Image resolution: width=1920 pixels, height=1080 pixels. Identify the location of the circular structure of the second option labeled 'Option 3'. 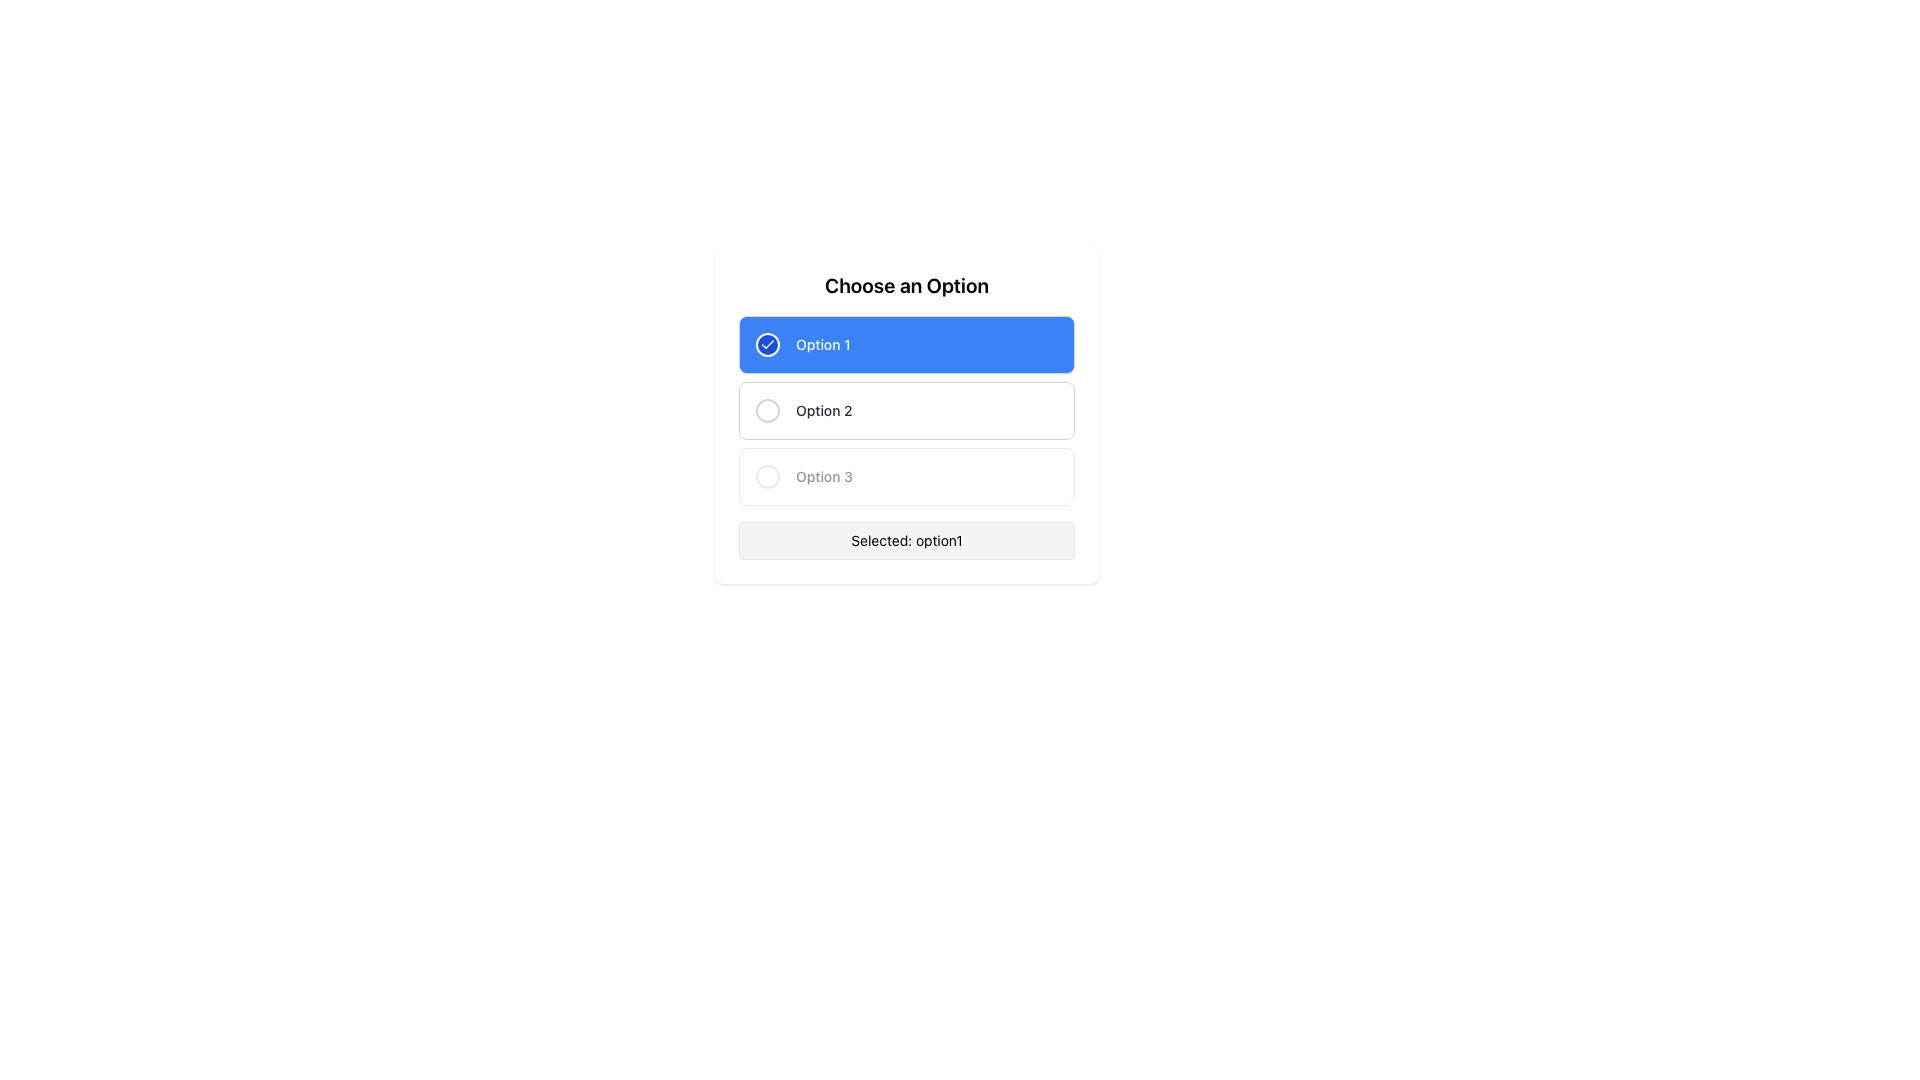
(767, 477).